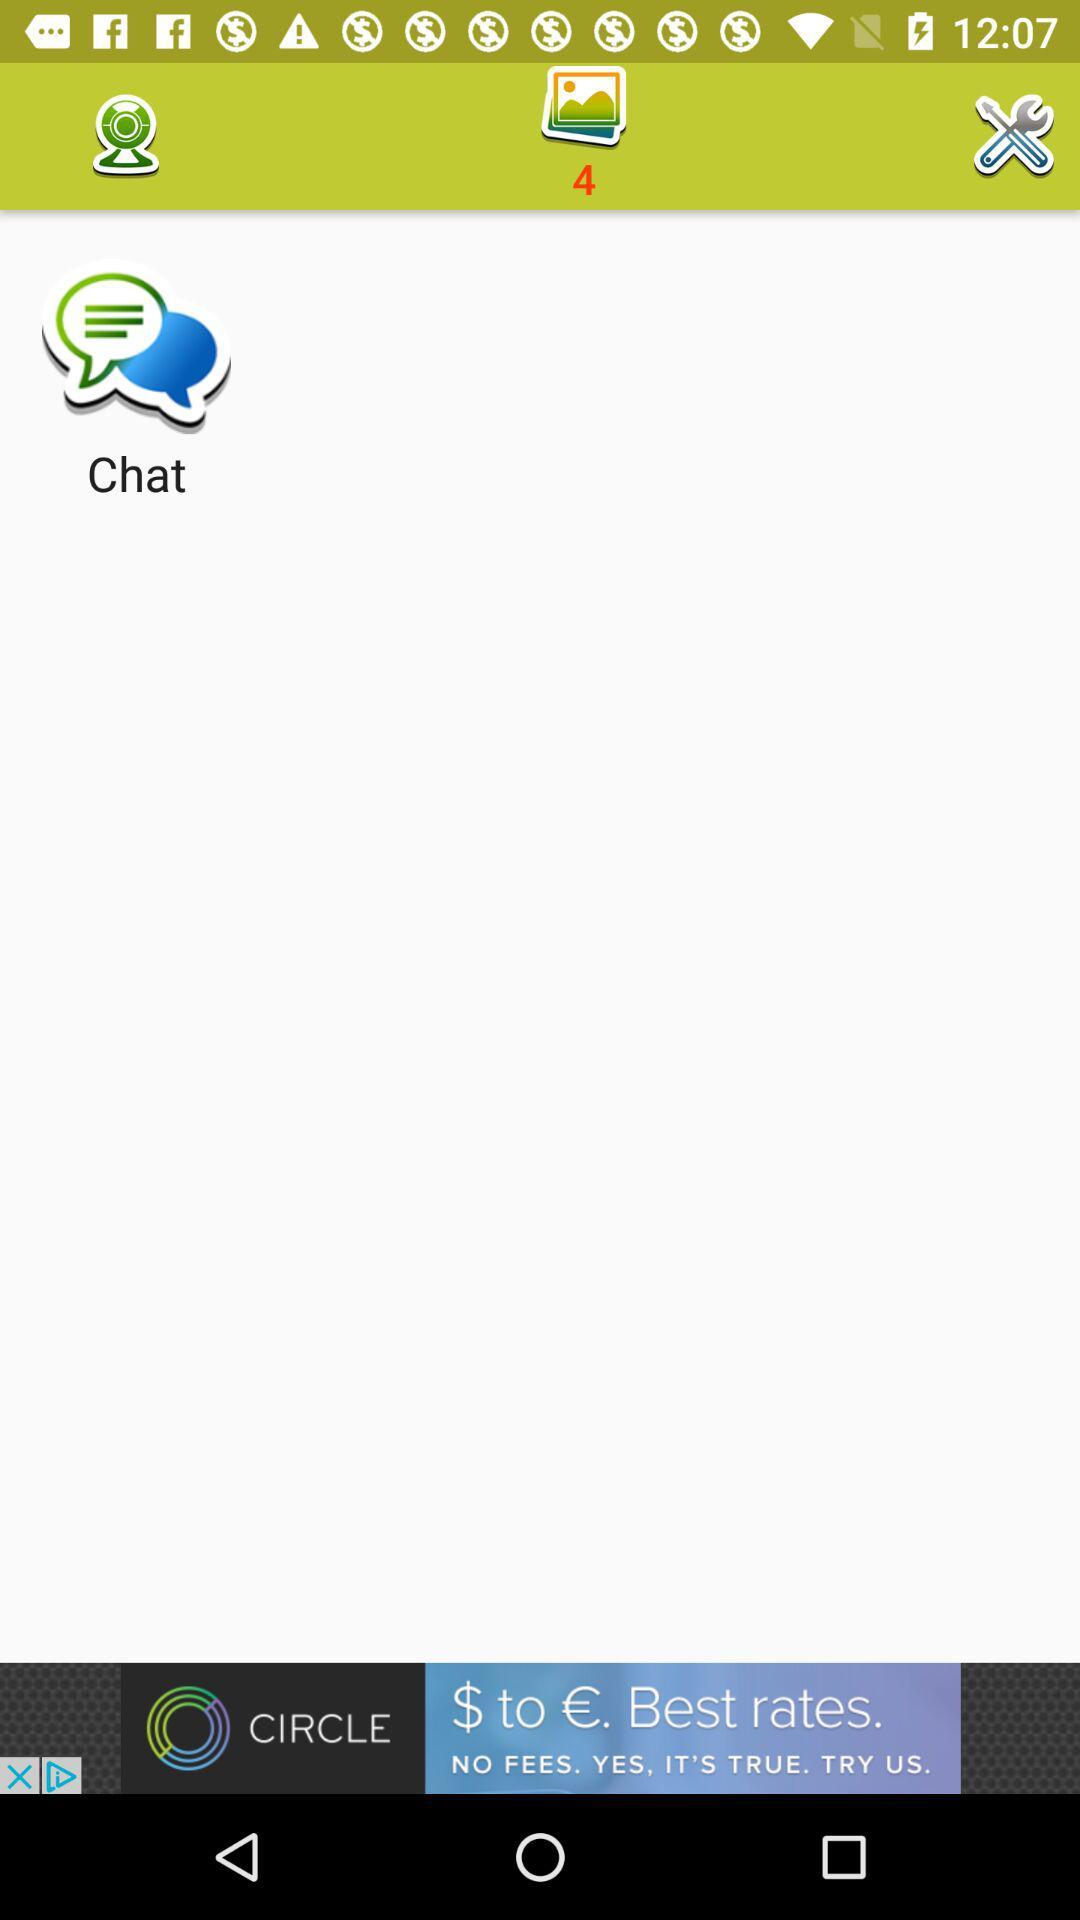 The image size is (1080, 1920). I want to click on visit advertiser, so click(540, 1727).